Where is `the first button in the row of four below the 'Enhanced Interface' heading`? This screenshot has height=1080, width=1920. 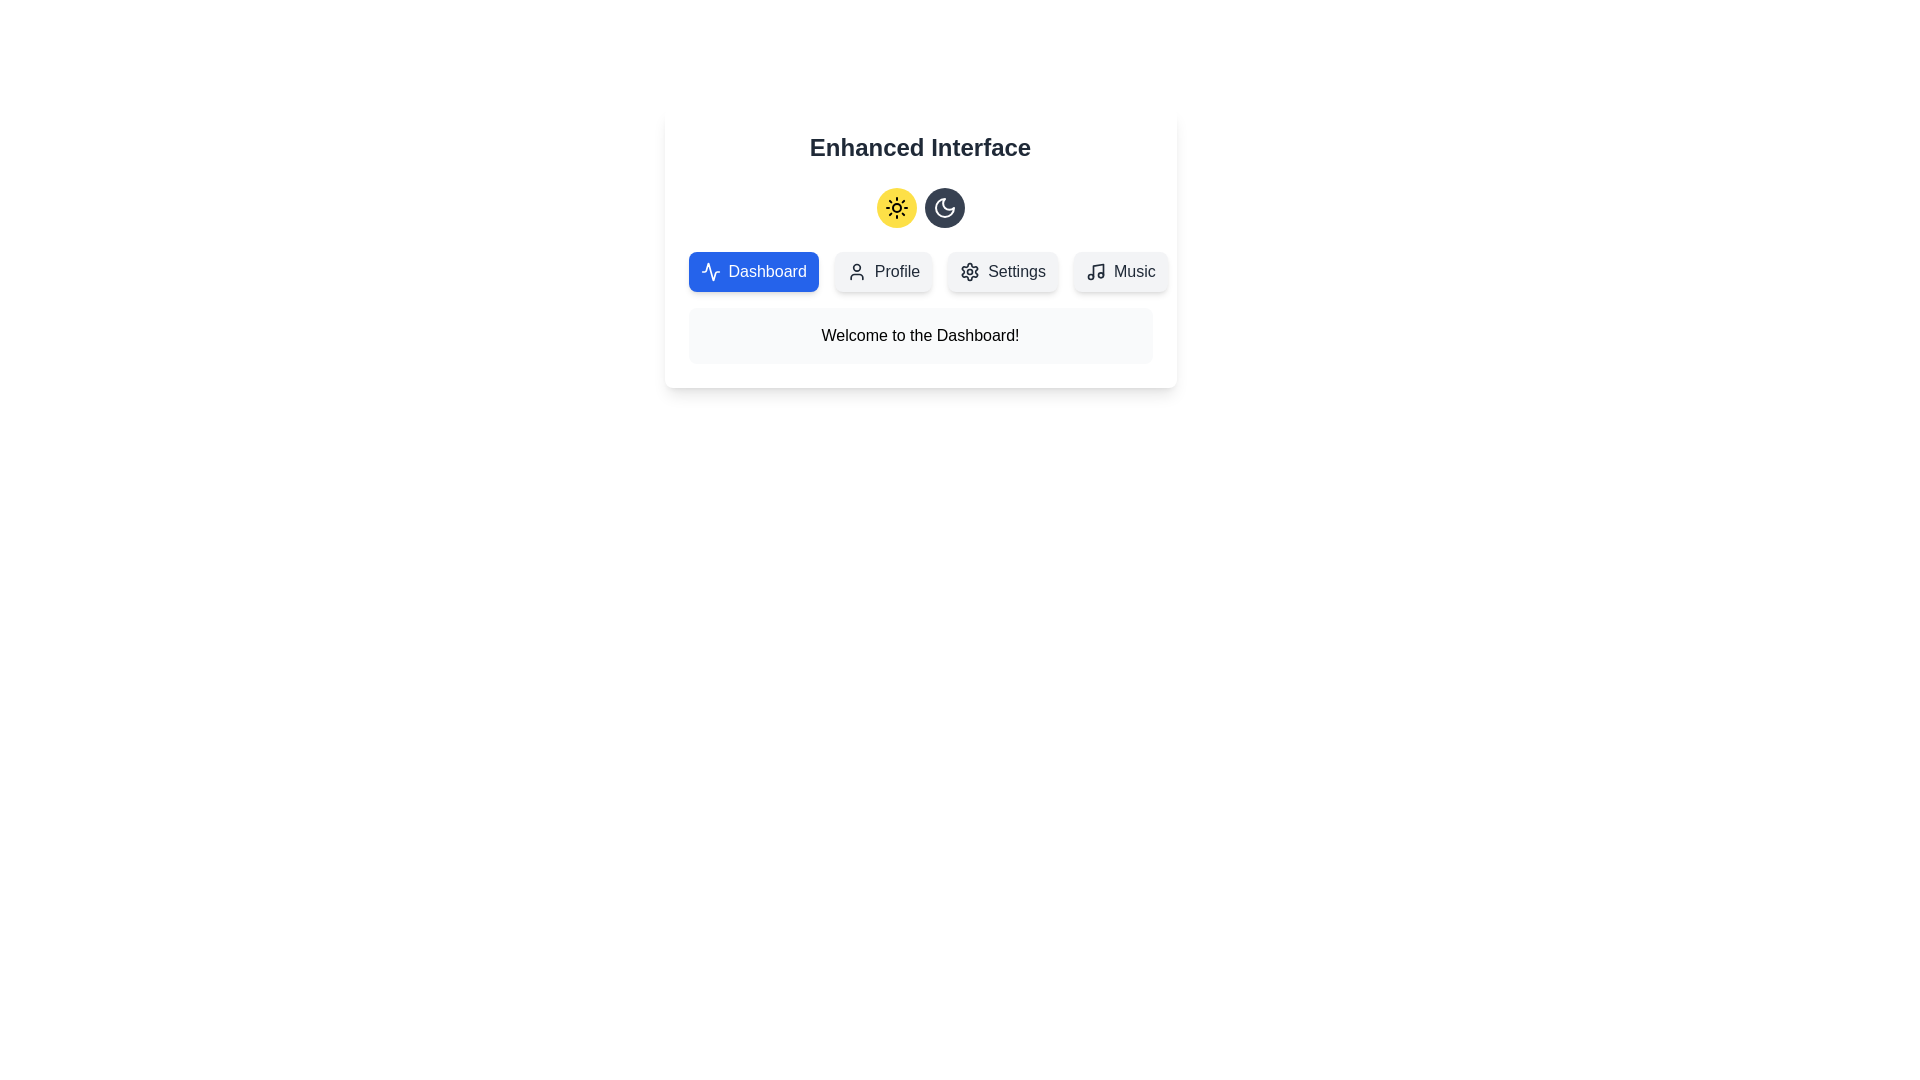 the first button in the row of four below the 'Enhanced Interface' heading is located at coordinates (752, 272).